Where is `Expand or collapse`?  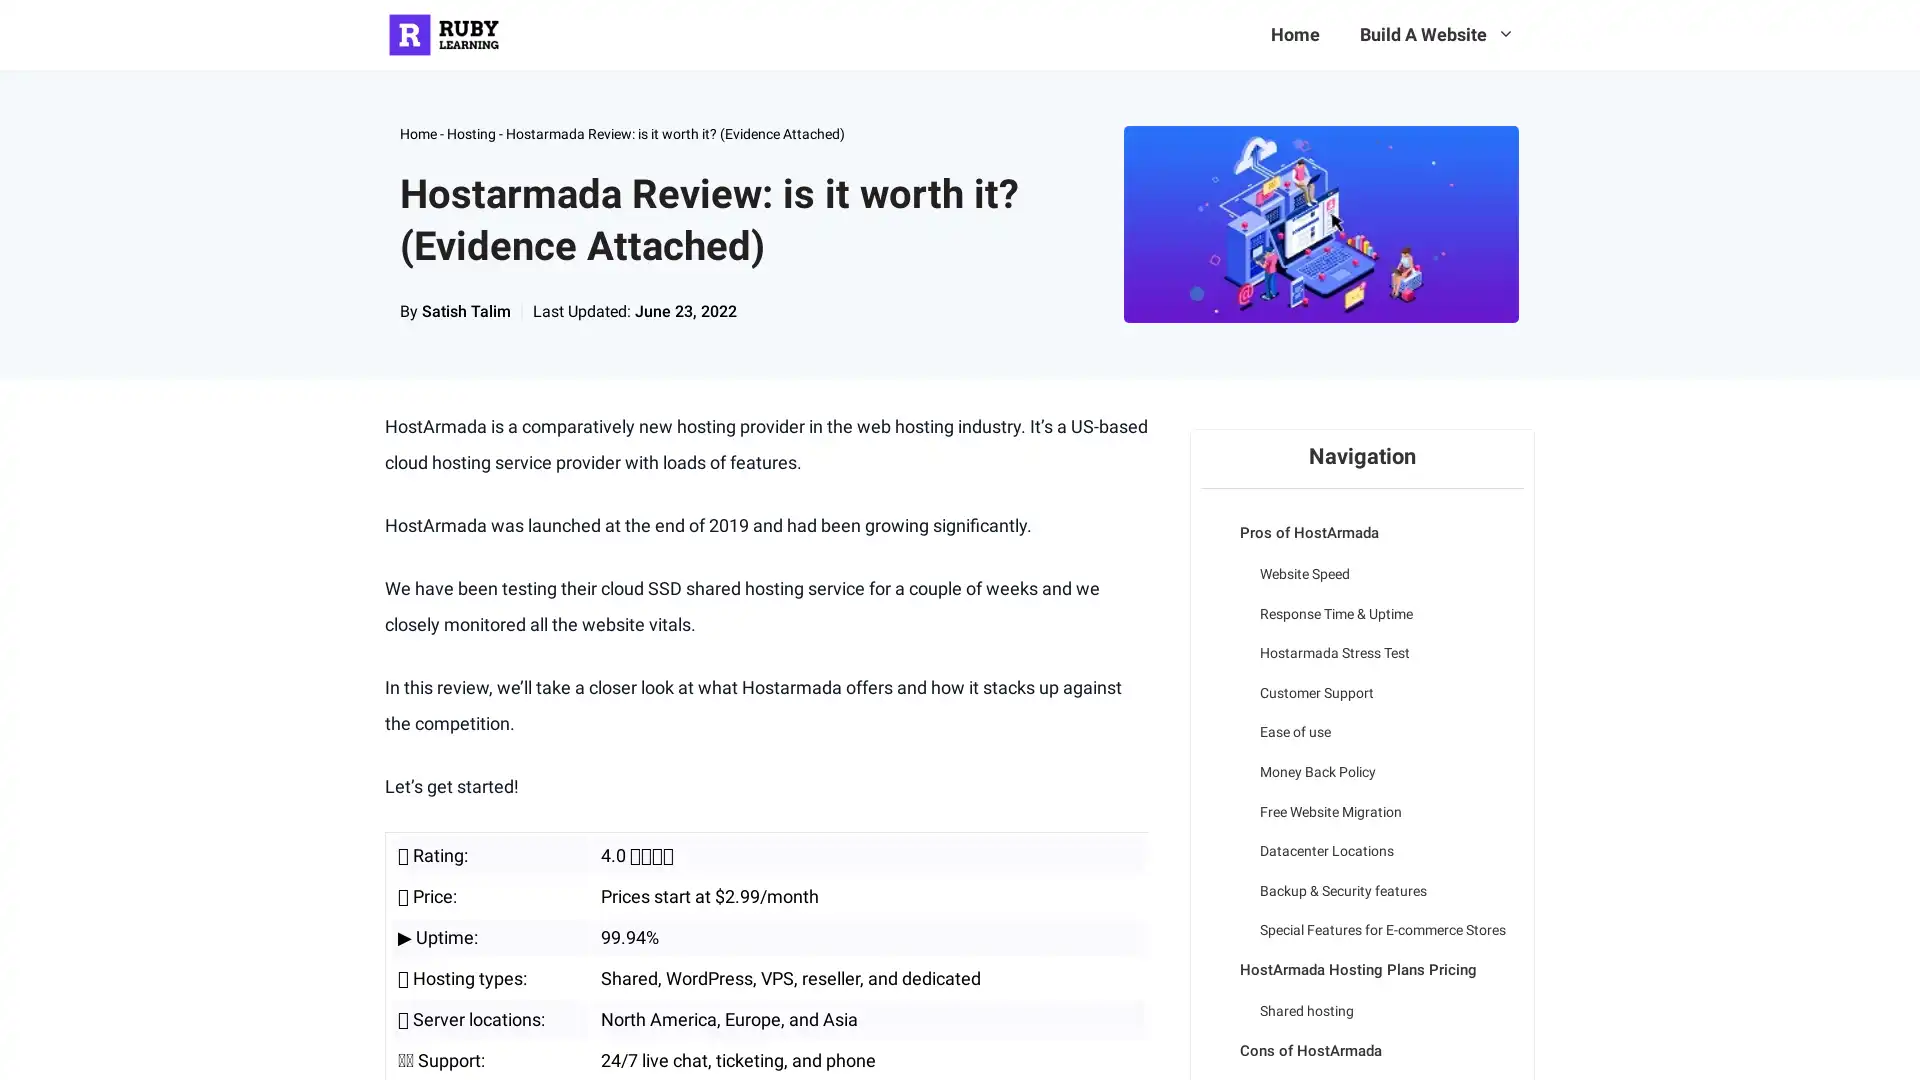 Expand or collapse is located at coordinates (1214, 1035).